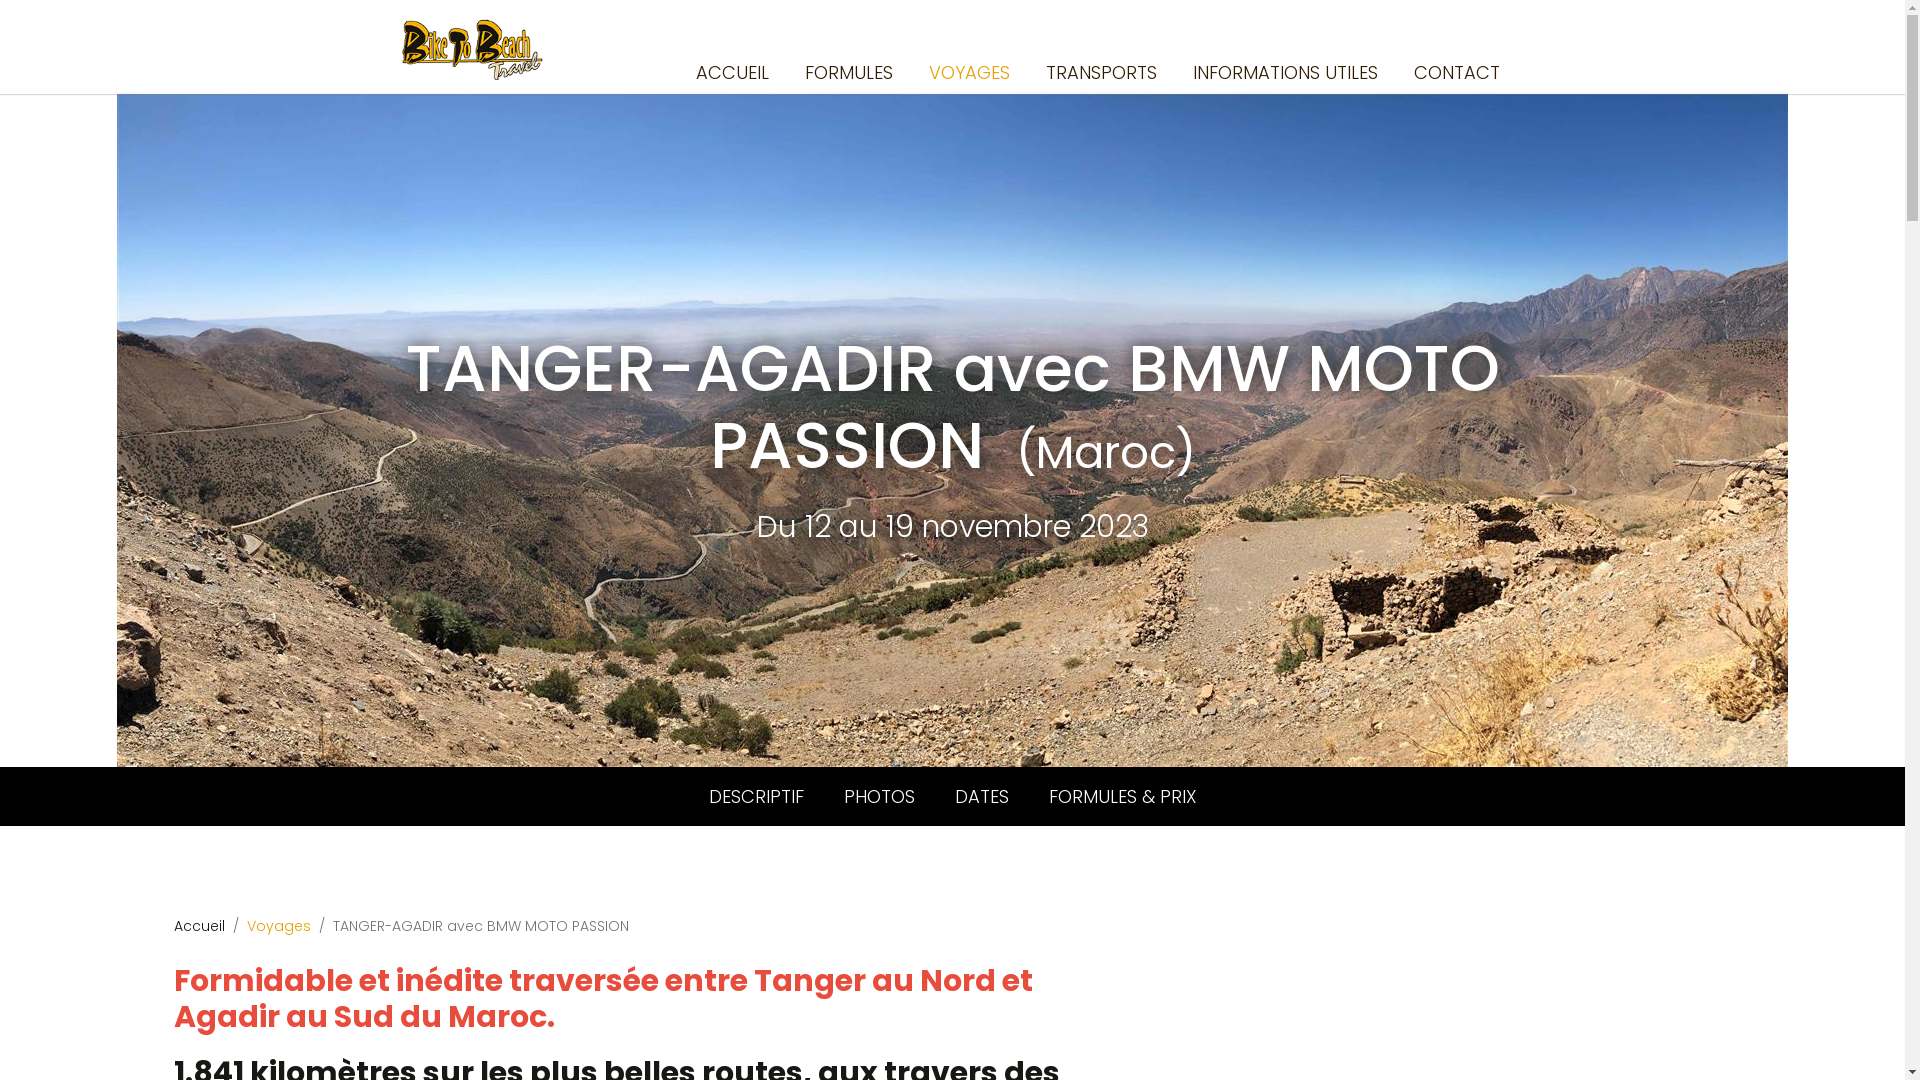 The height and width of the screenshot is (1080, 1920). What do you see at coordinates (848, 71) in the screenshot?
I see `'FORMULES'` at bounding box center [848, 71].